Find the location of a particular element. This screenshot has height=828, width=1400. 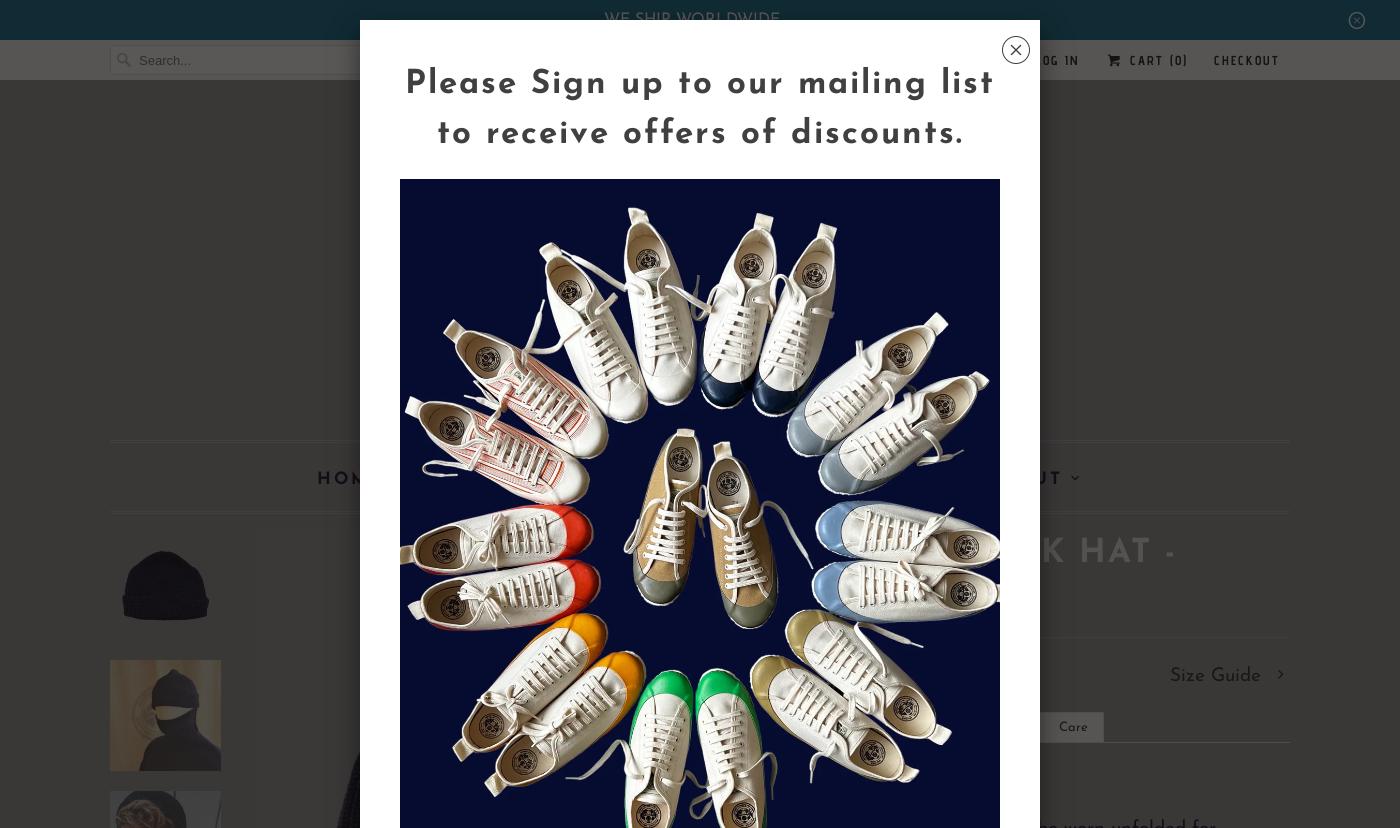

'ABOUT' is located at coordinates (1024, 478).